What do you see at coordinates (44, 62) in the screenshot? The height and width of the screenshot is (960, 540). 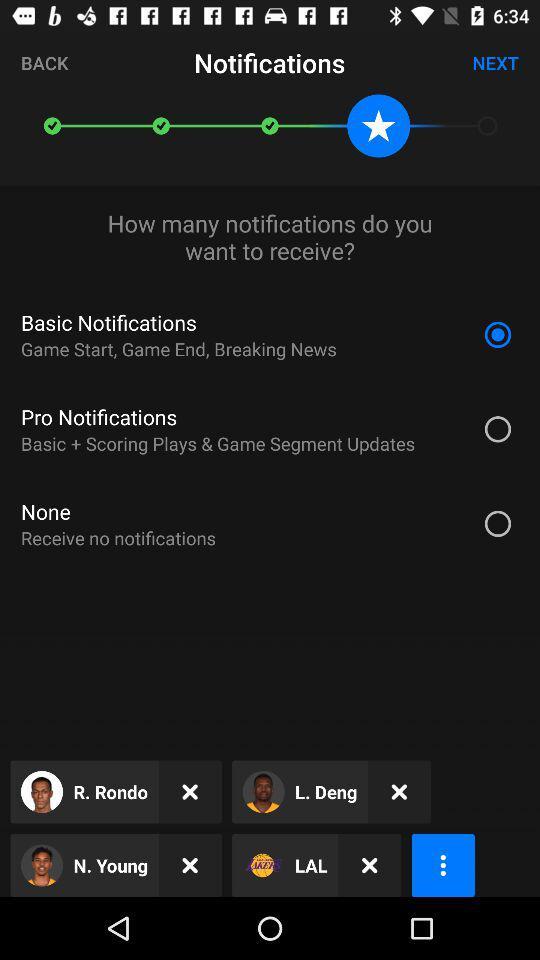 I see `back item` at bounding box center [44, 62].